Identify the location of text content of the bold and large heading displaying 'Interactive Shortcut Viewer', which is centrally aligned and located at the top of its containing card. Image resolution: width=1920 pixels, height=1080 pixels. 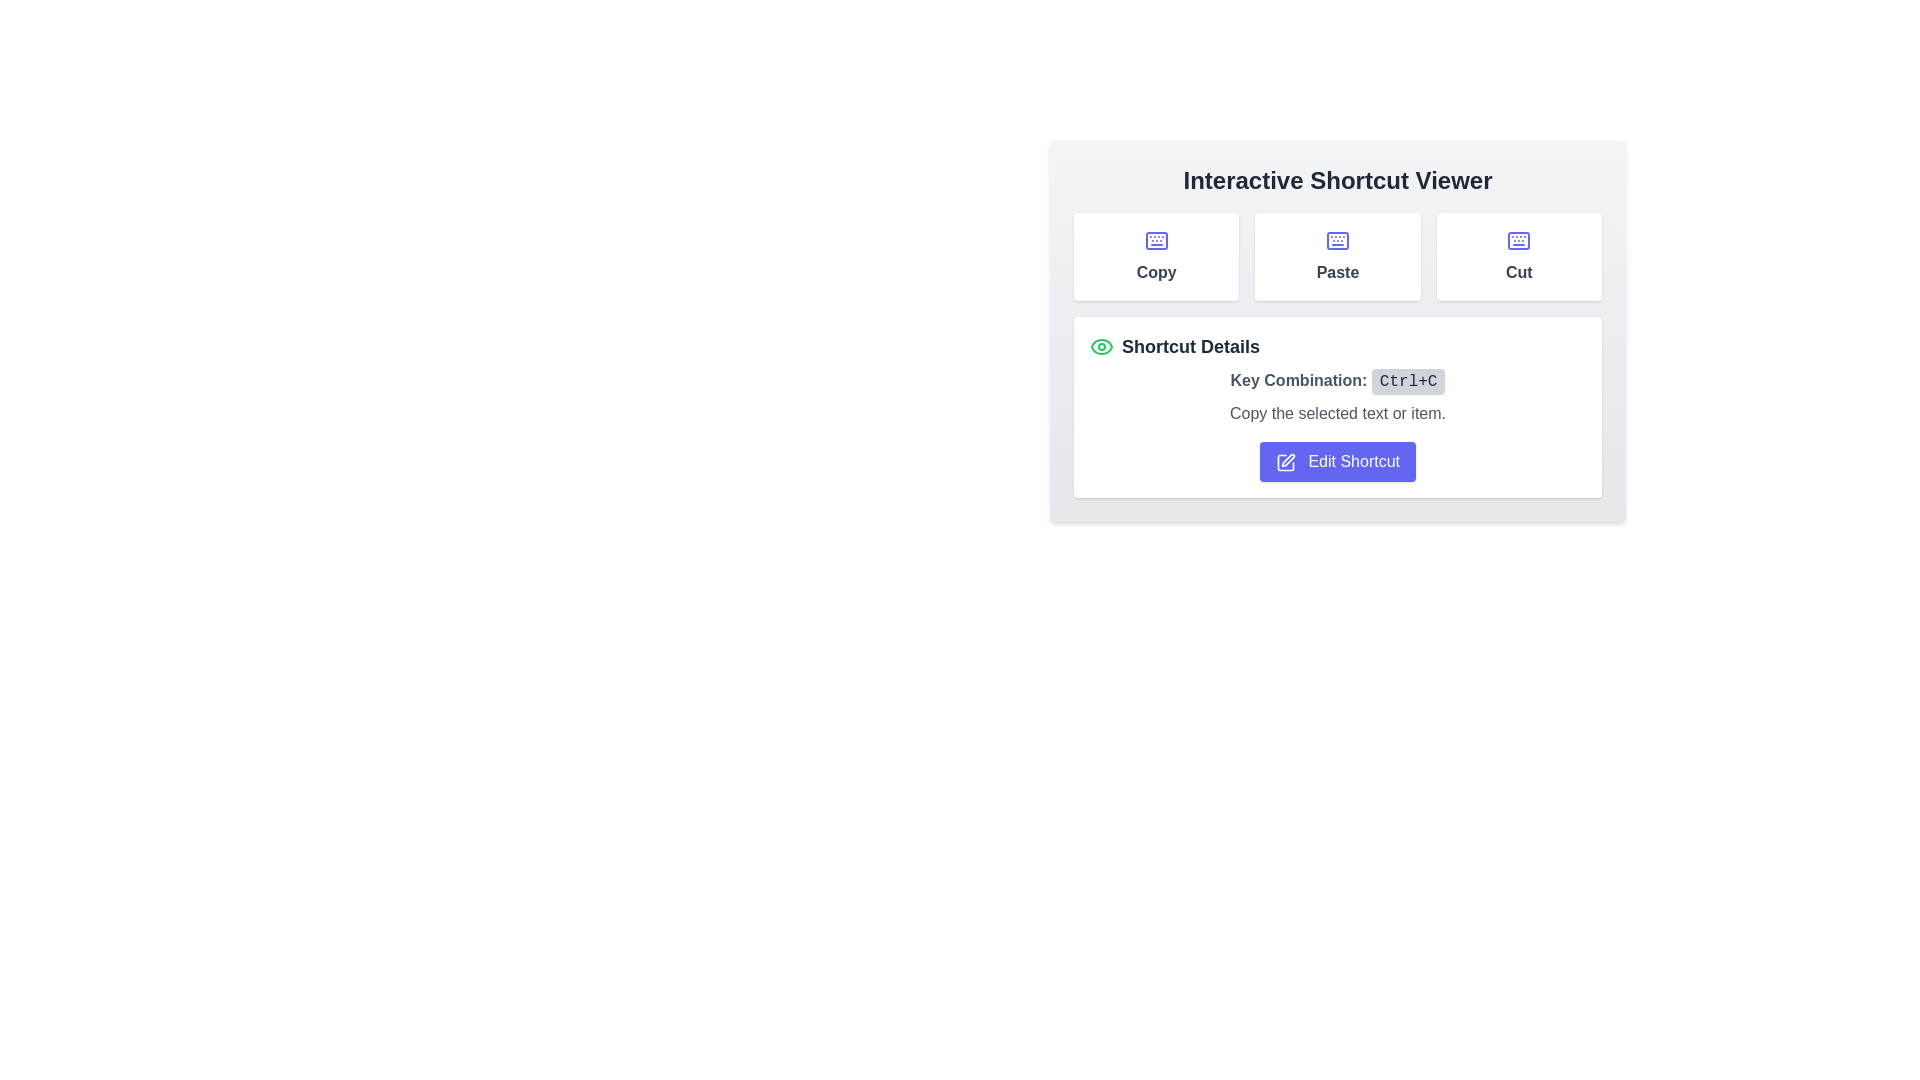
(1338, 181).